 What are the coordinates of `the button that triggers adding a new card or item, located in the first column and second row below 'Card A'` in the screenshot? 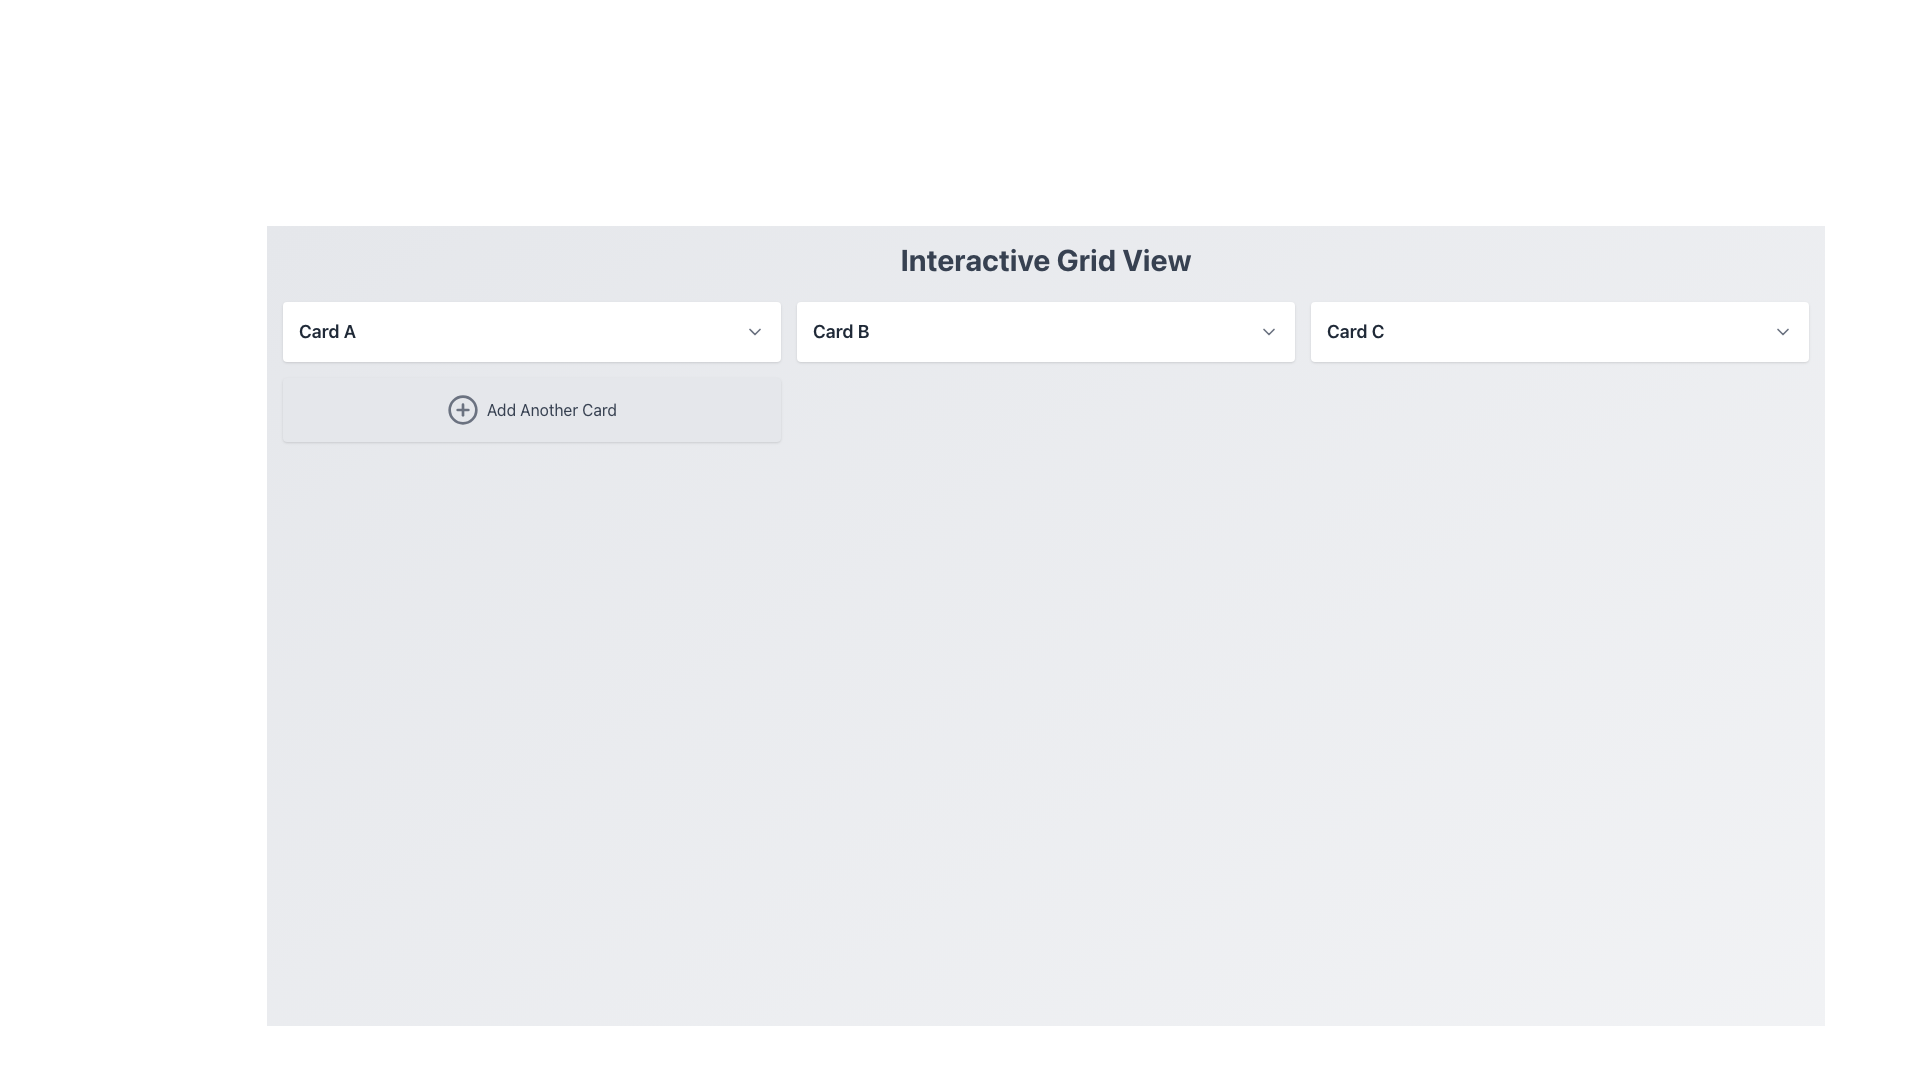 It's located at (532, 408).